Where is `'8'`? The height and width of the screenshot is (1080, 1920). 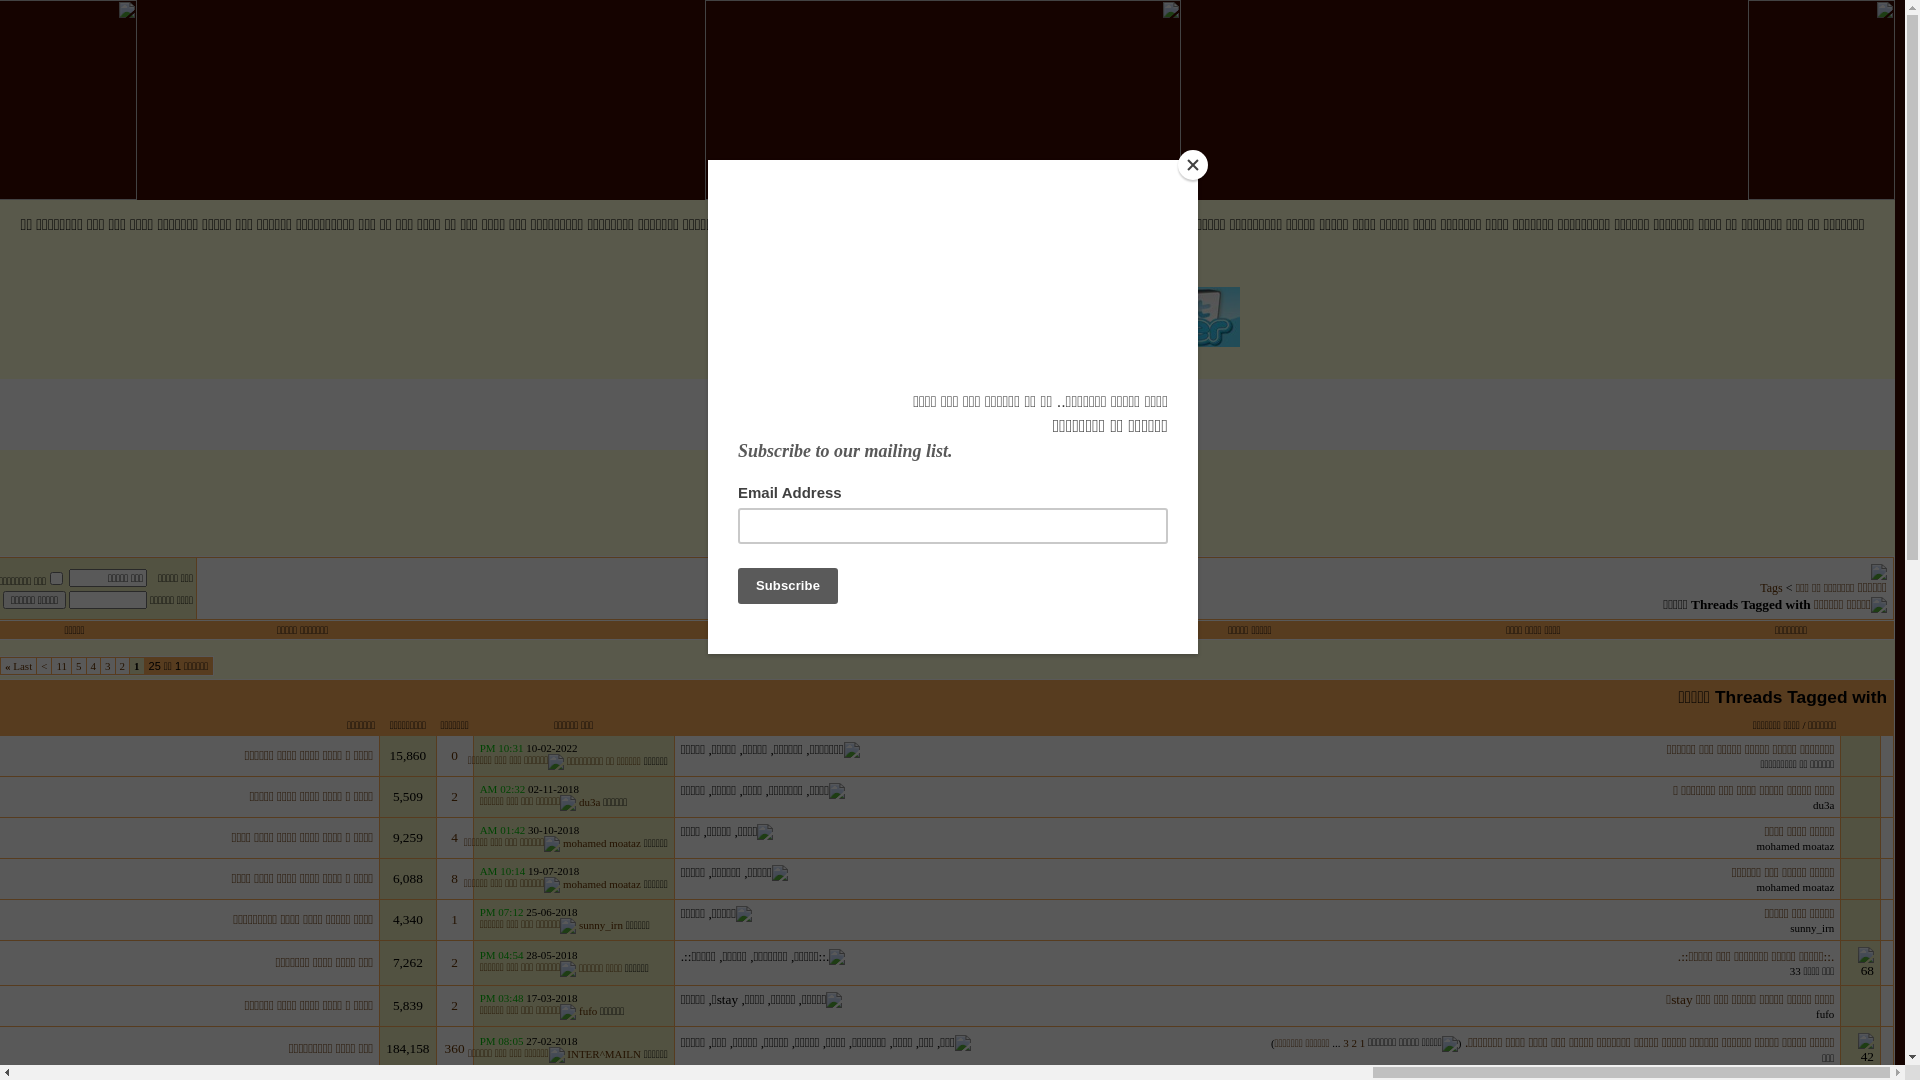 '8' is located at coordinates (453, 877).